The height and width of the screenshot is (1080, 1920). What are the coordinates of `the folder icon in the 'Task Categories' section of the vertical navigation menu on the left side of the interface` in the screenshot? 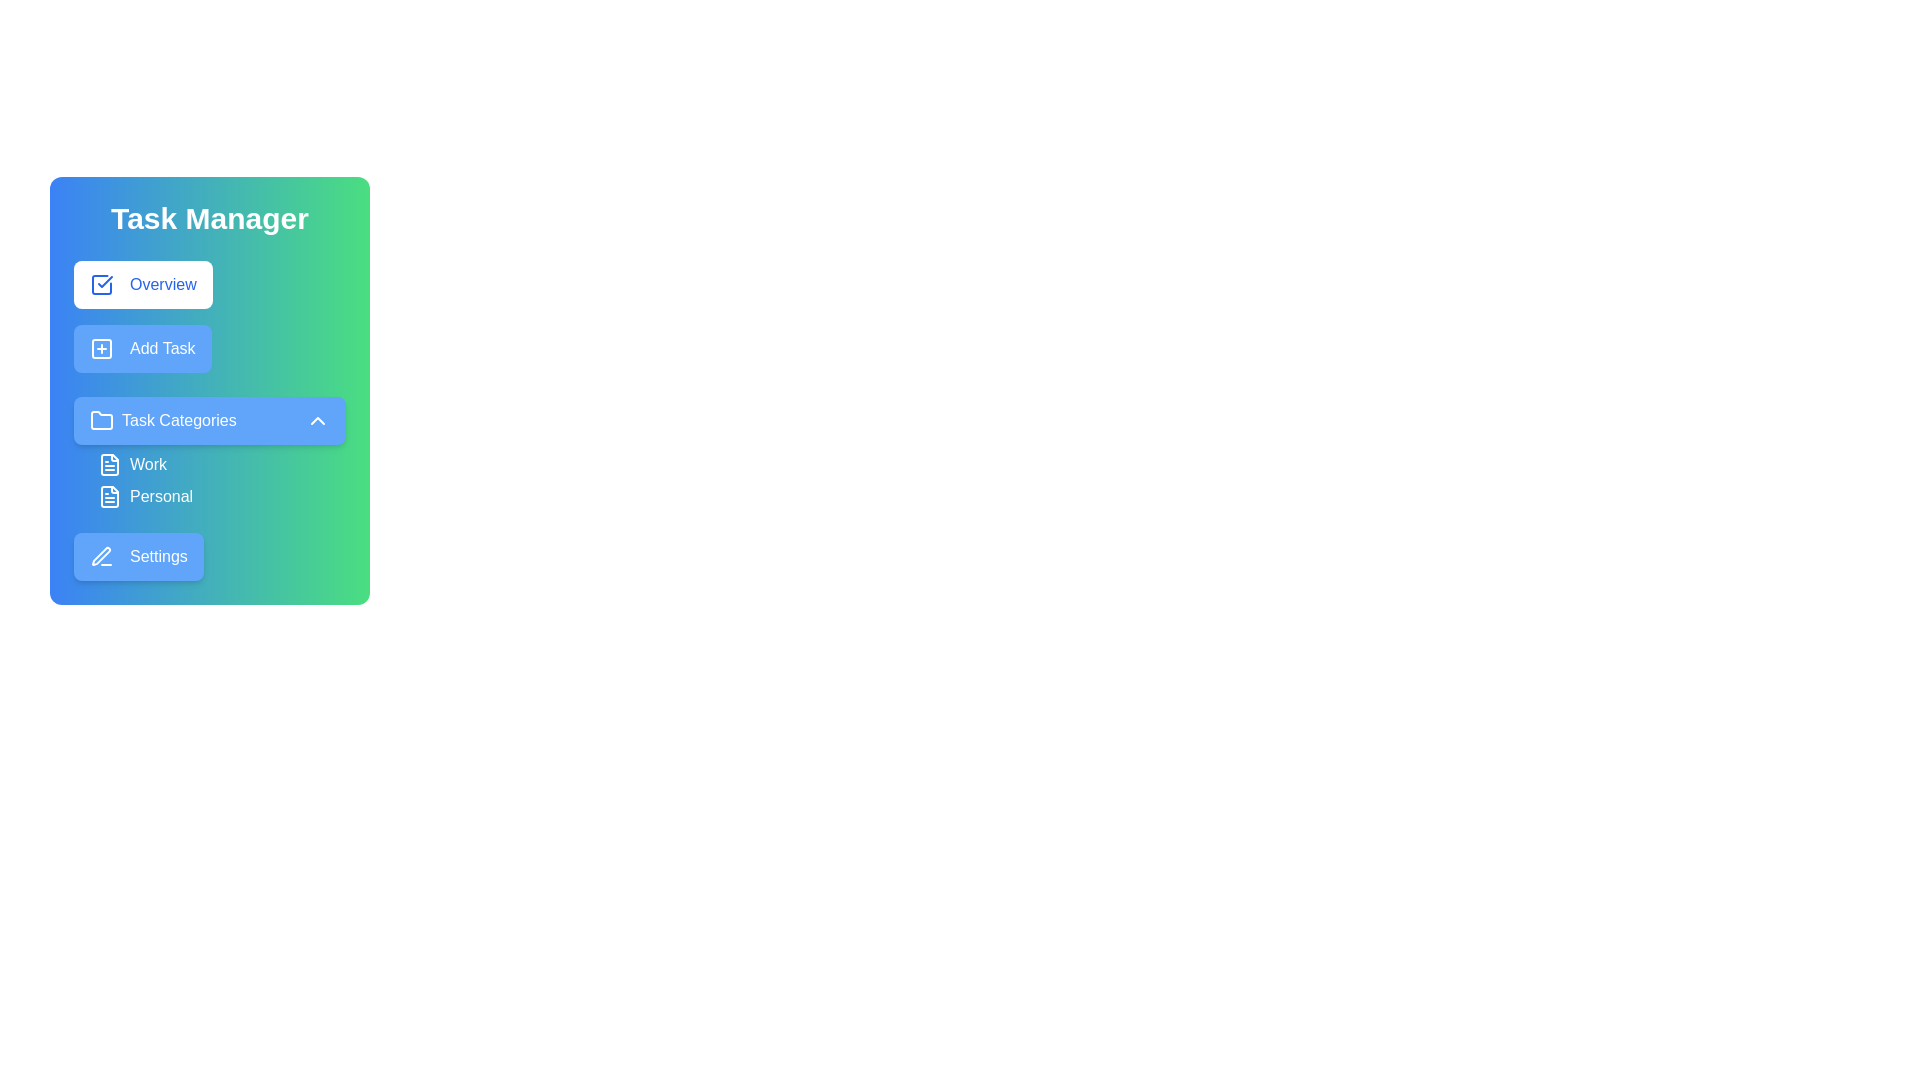 It's located at (100, 419).